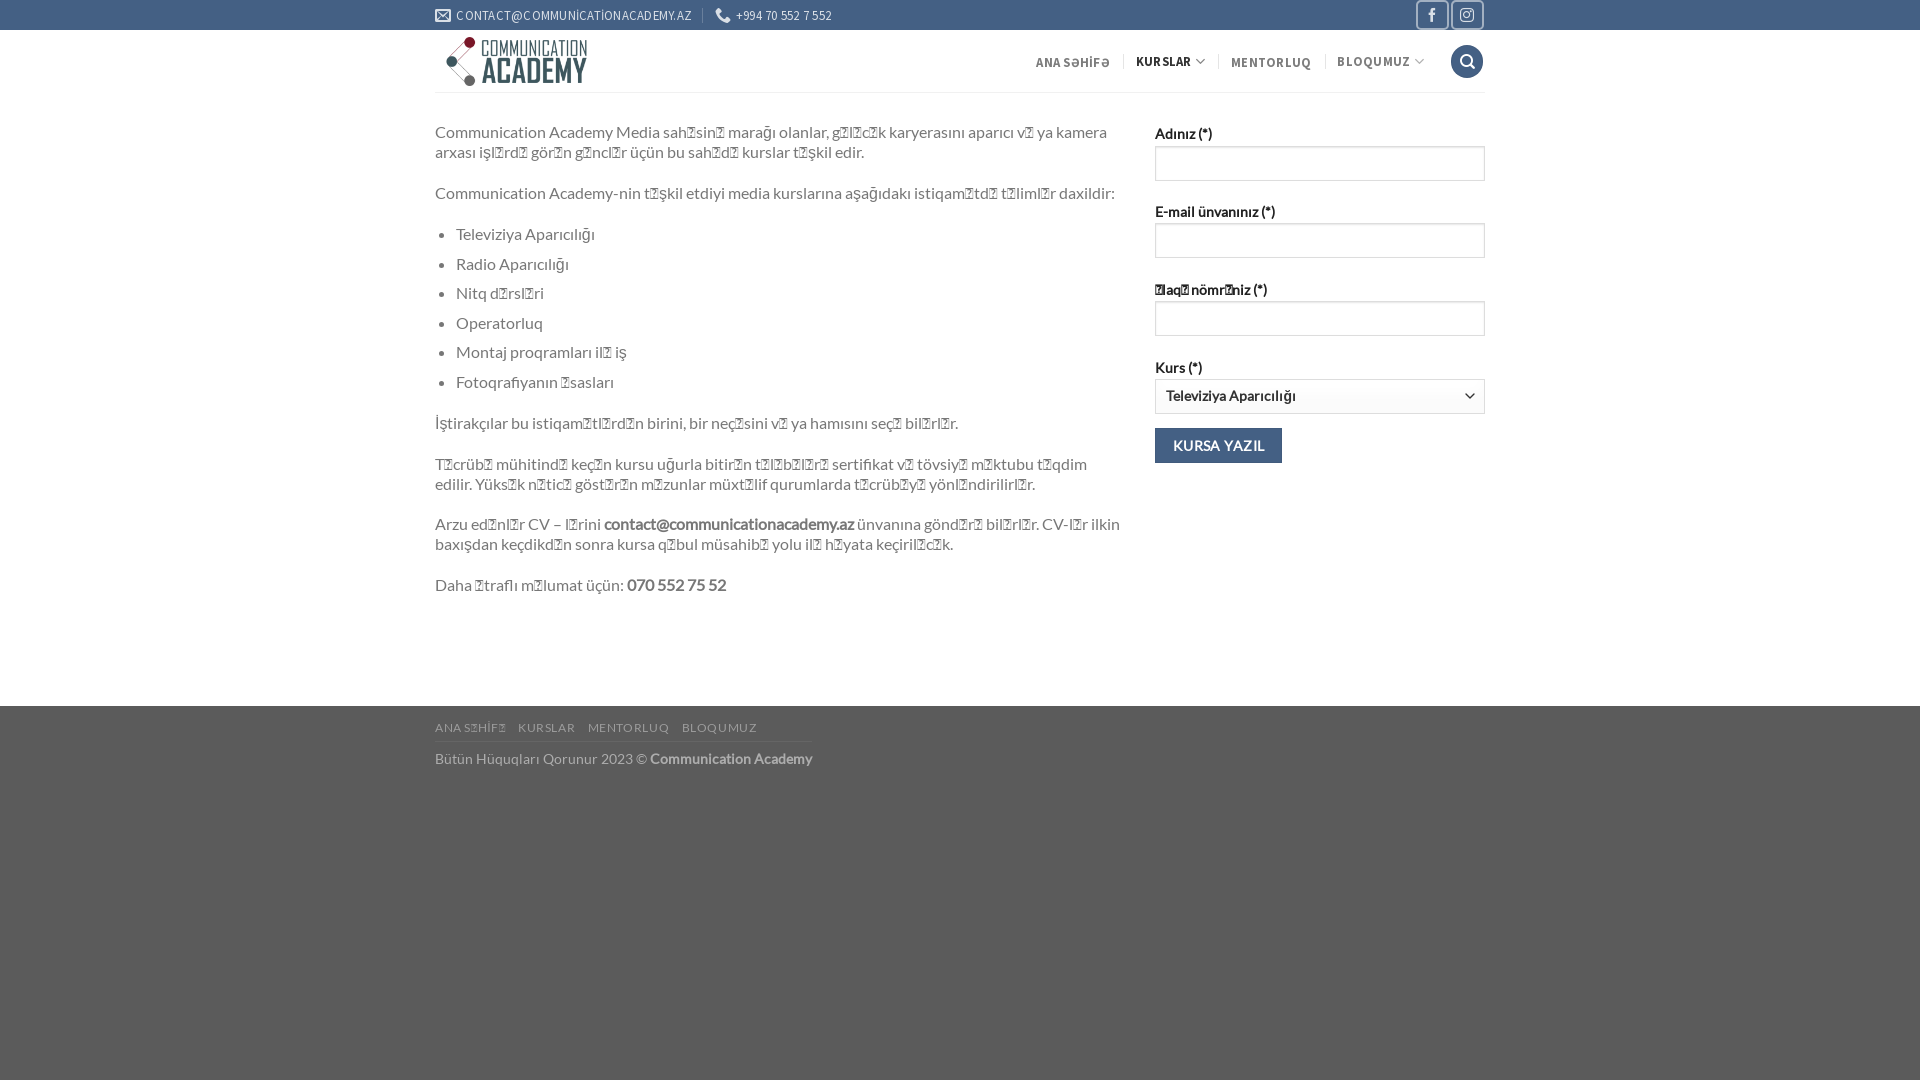 The image size is (1920, 1080). I want to click on 'CONTACT@COMMUNICATIONACADEMY.AZ', so click(562, 15).